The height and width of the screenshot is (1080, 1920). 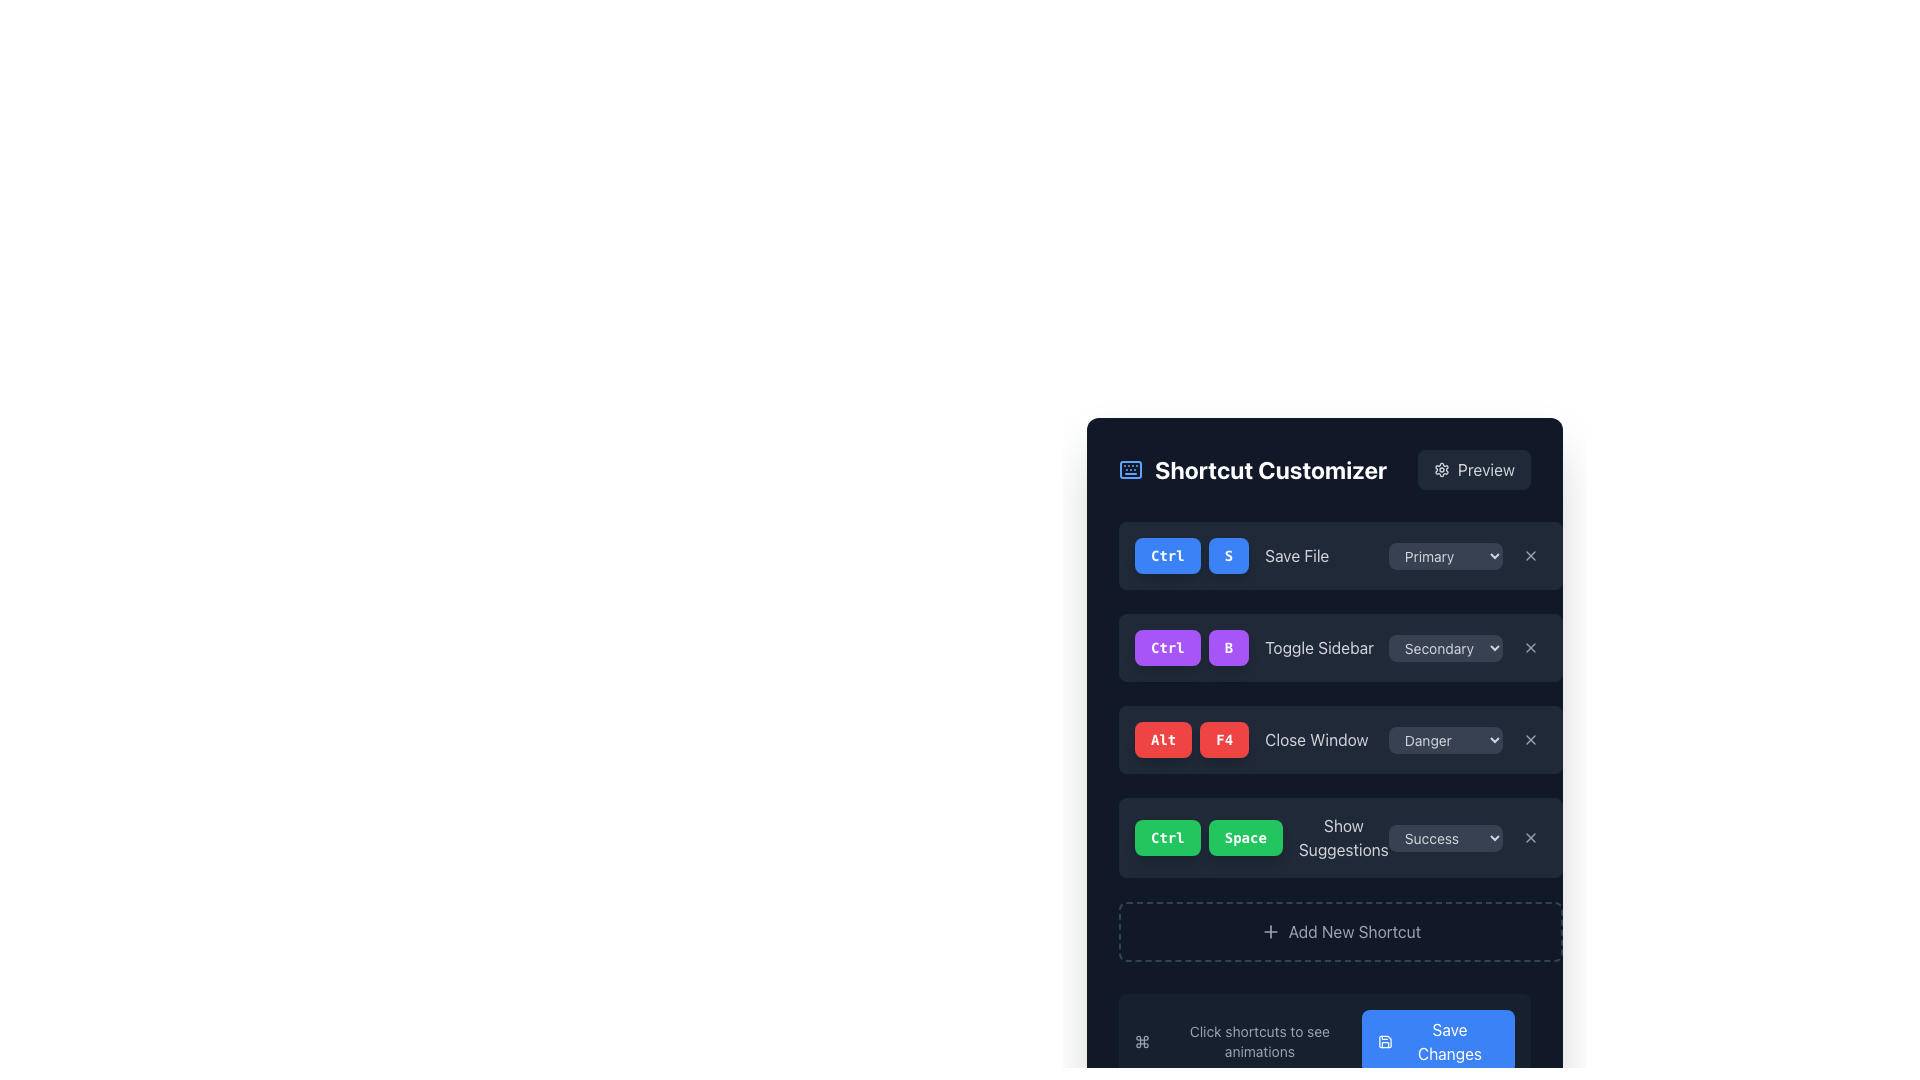 What do you see at coordinates (1445, 555) in the screenshot?
I see `the 'Primary' dropdown button located in the top row of the Shortcut Customizer panel for tooltip display` at bounding box center [1445, 555].